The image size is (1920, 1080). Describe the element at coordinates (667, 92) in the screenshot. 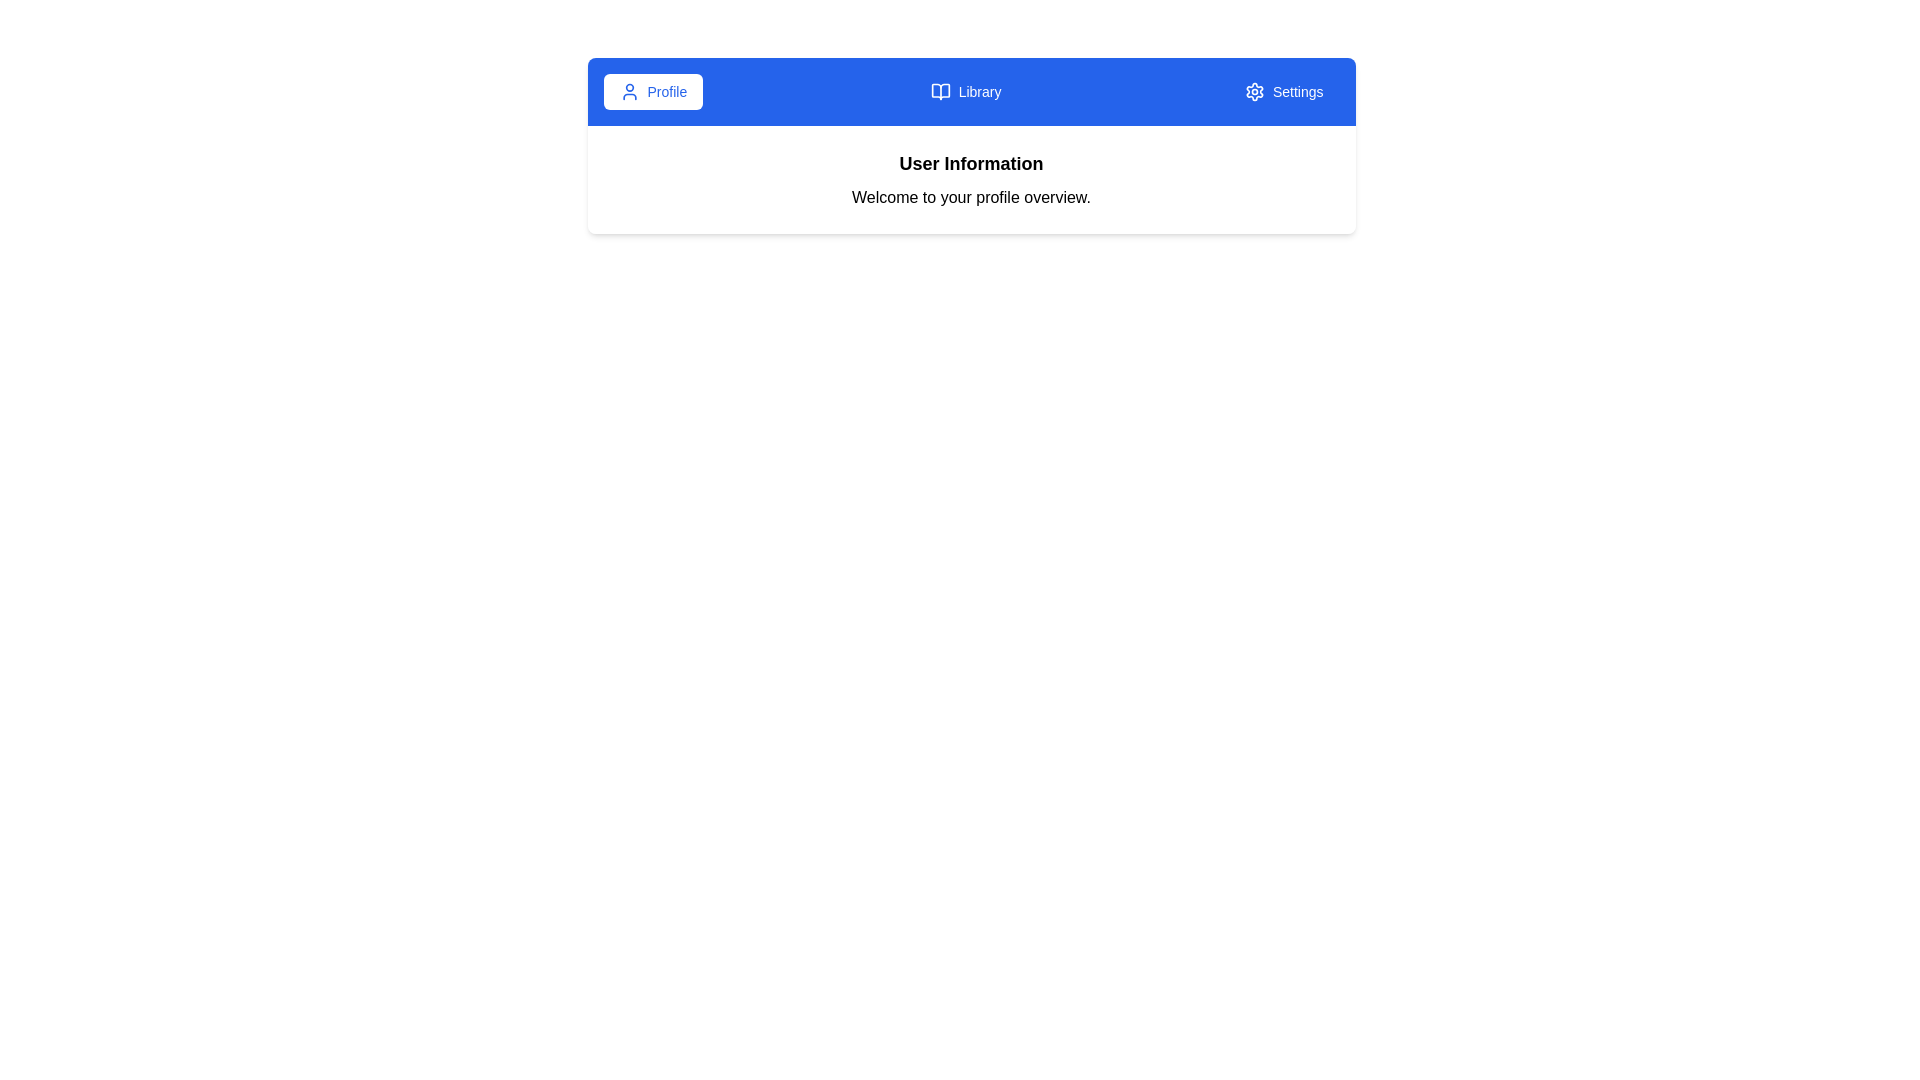

I see `the profile section label text located to the right of the user icon in the top-left corner of the interface` at that location.